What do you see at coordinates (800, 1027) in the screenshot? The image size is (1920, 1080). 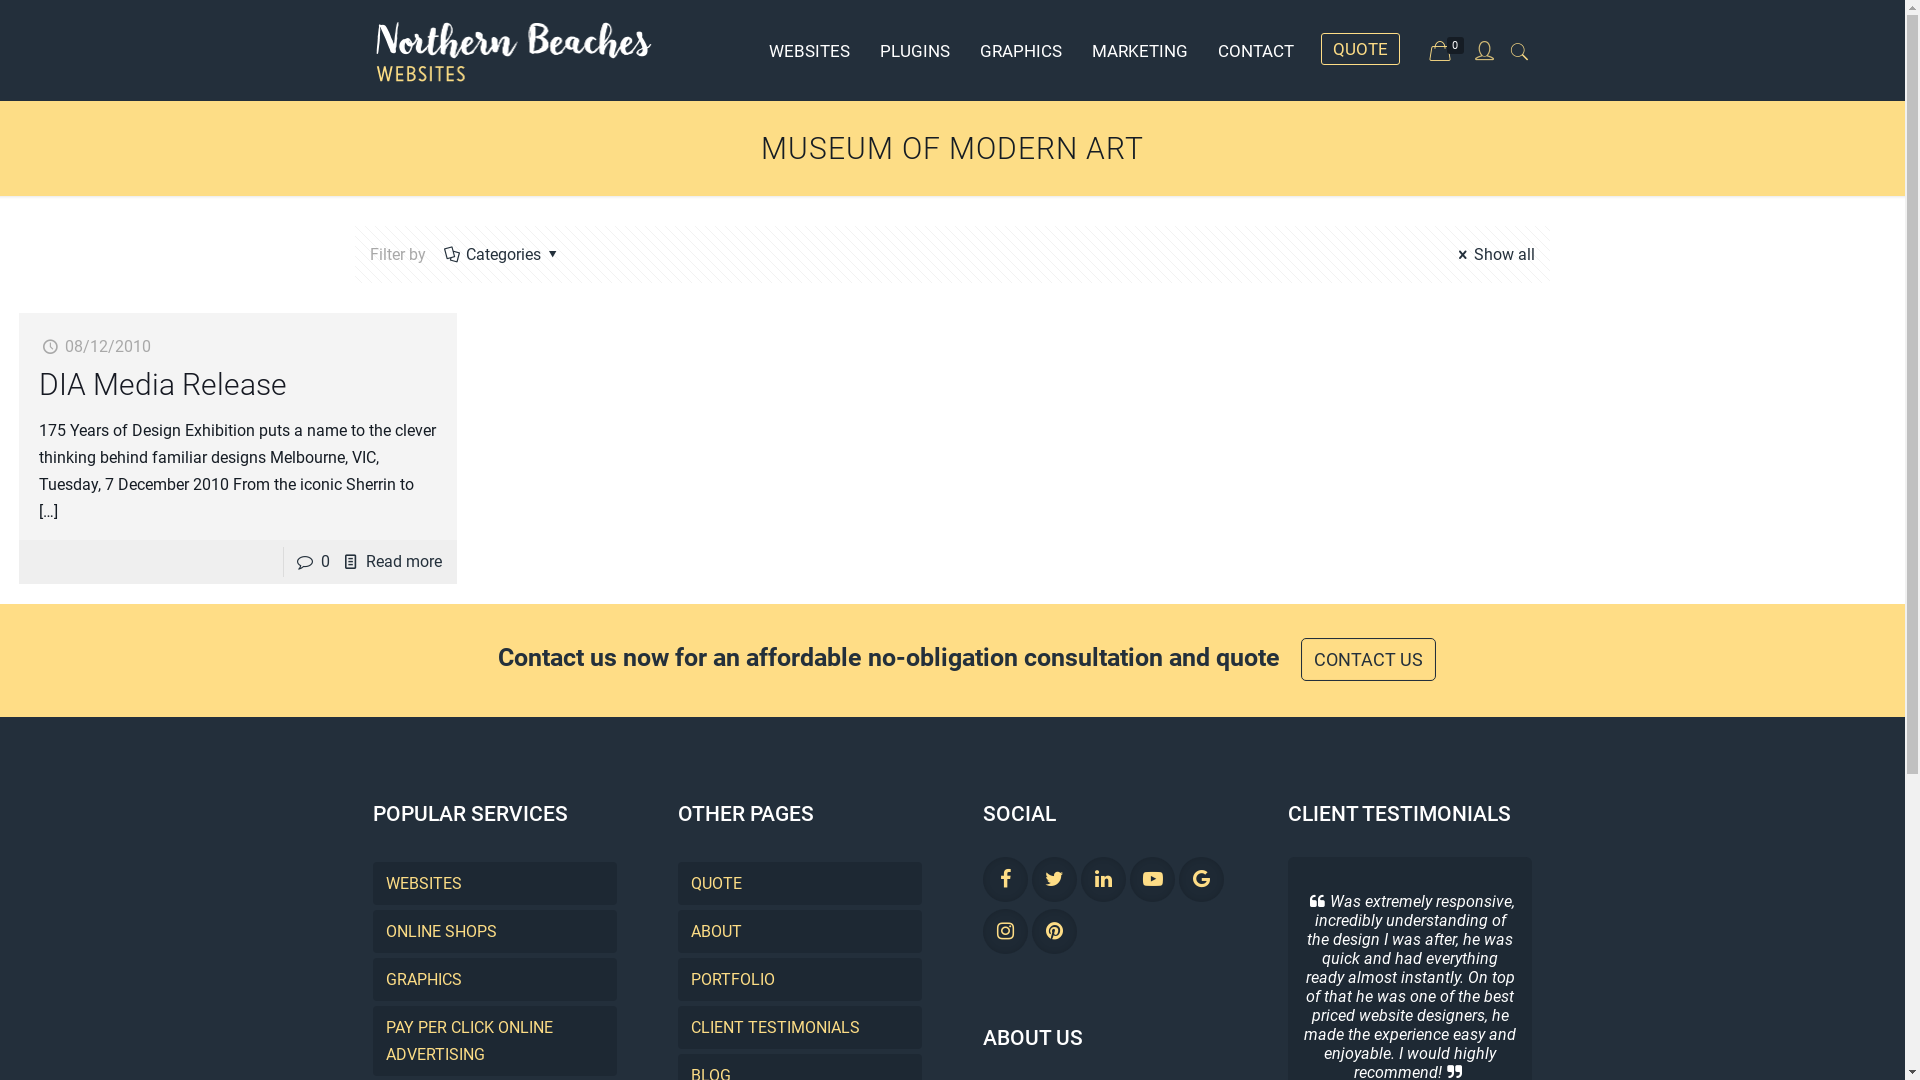 I see `'CLIENT TESTIMONIALS'` at bounding box center [800, 1027].